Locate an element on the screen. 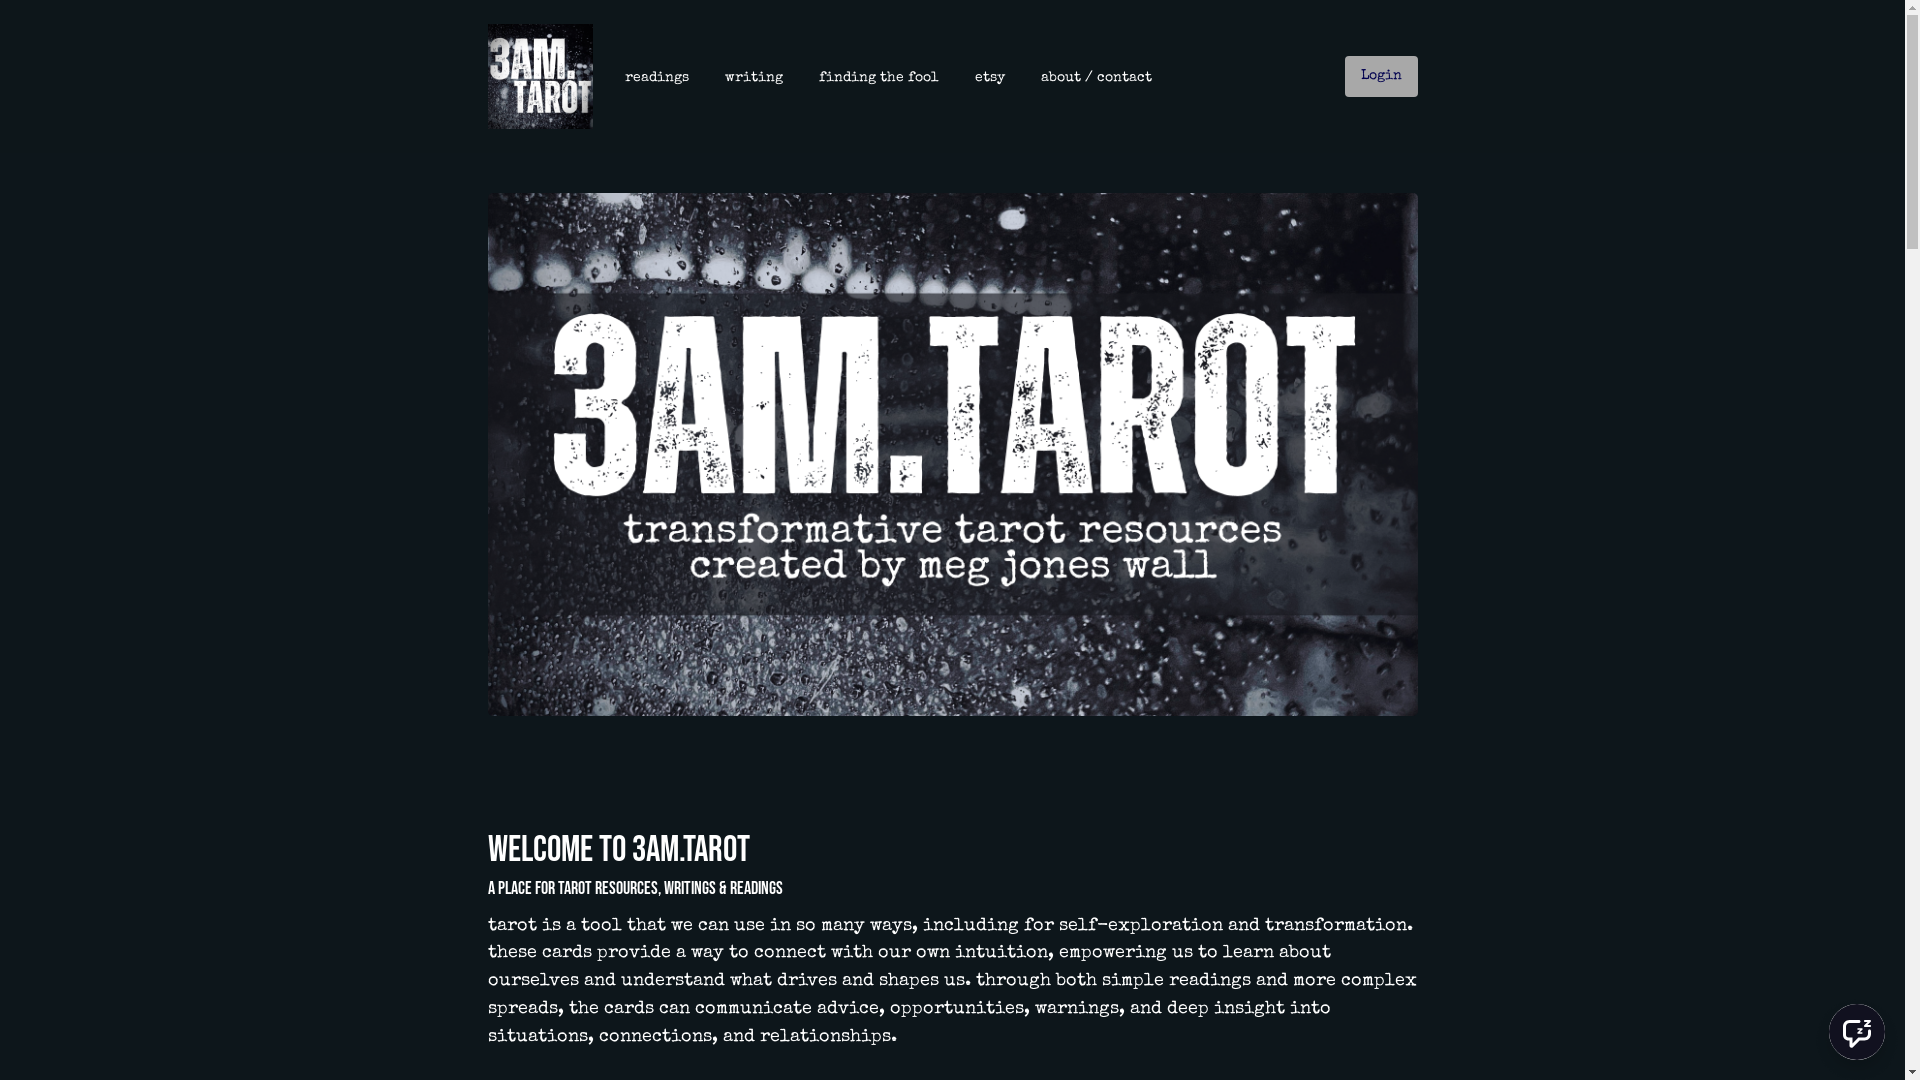 Image resolution: width=1920 pixels, height=1080 pixels. 'writing' is located at coordinates (752, 76).